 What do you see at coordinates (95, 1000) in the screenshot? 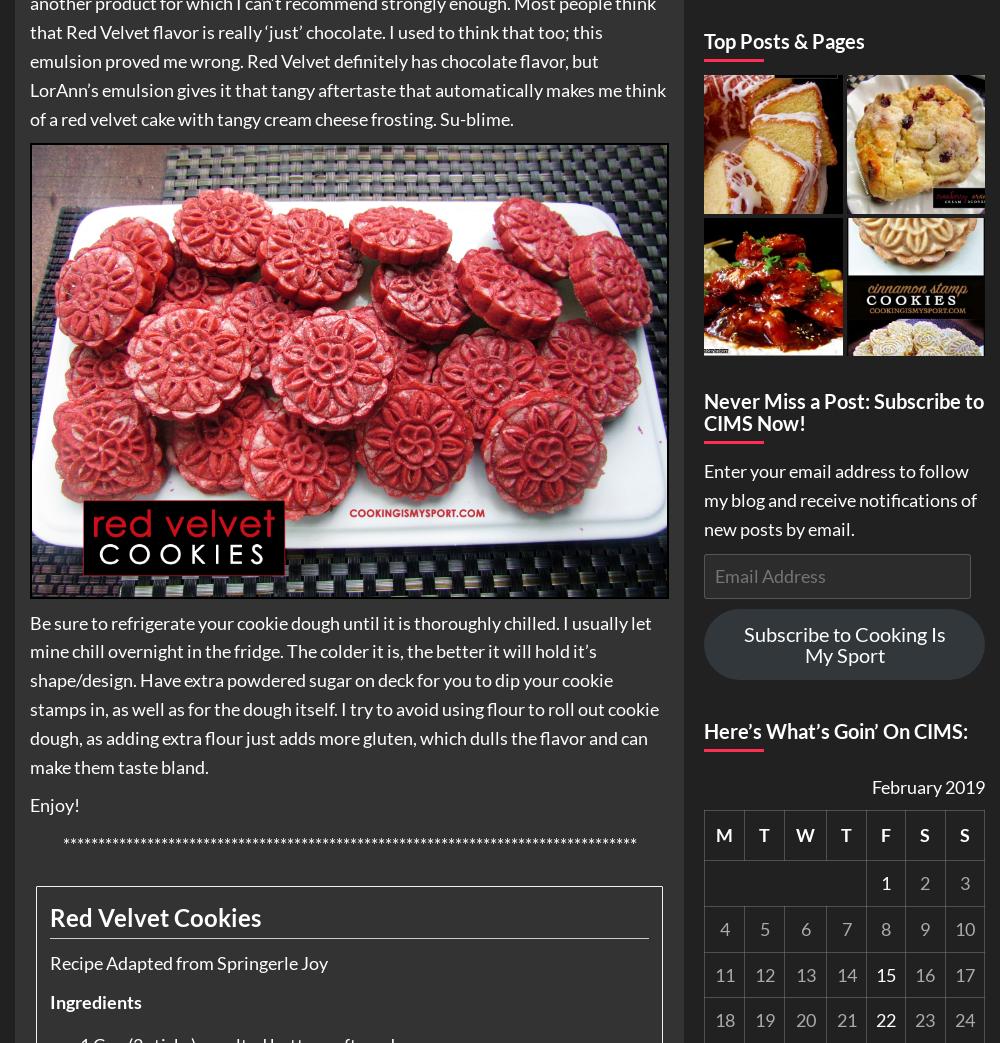
I see `'Ingredients'` at bounding box center [95, 1000].